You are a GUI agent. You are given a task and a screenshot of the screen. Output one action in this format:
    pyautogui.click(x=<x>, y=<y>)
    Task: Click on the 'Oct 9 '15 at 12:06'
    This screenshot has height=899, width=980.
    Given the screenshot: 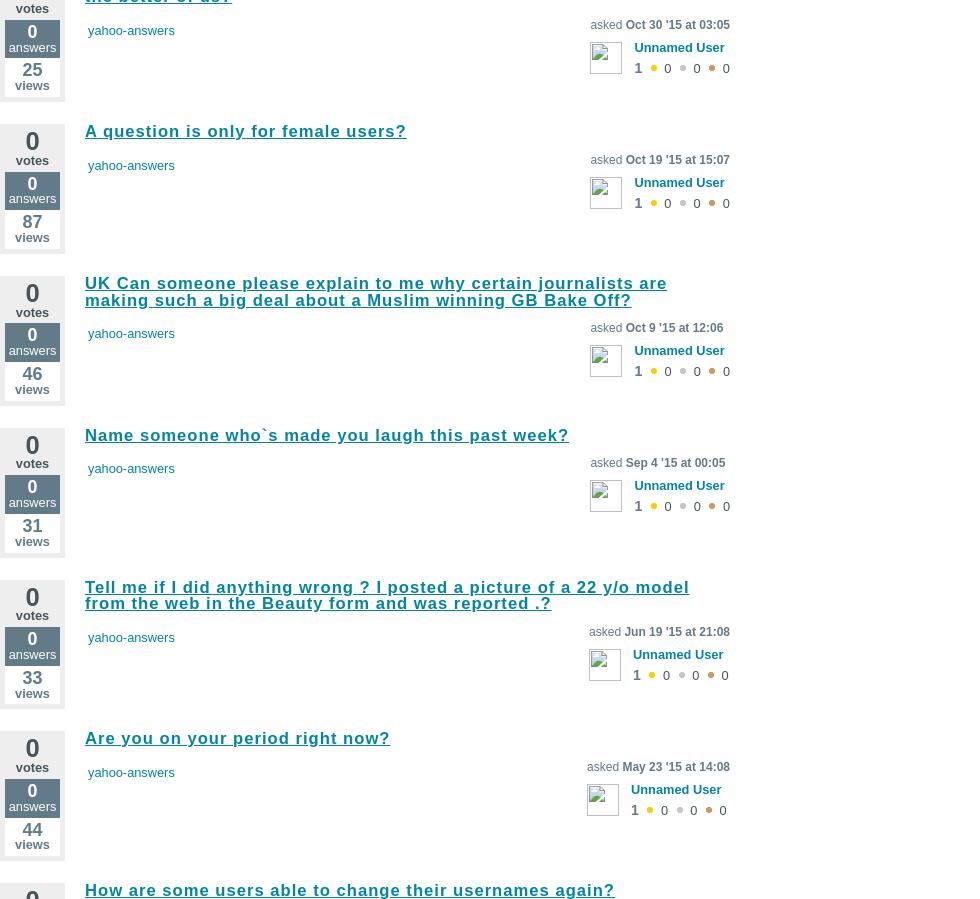 What is the action you would take?
    pyautogui.click(x=674, y=326)
    